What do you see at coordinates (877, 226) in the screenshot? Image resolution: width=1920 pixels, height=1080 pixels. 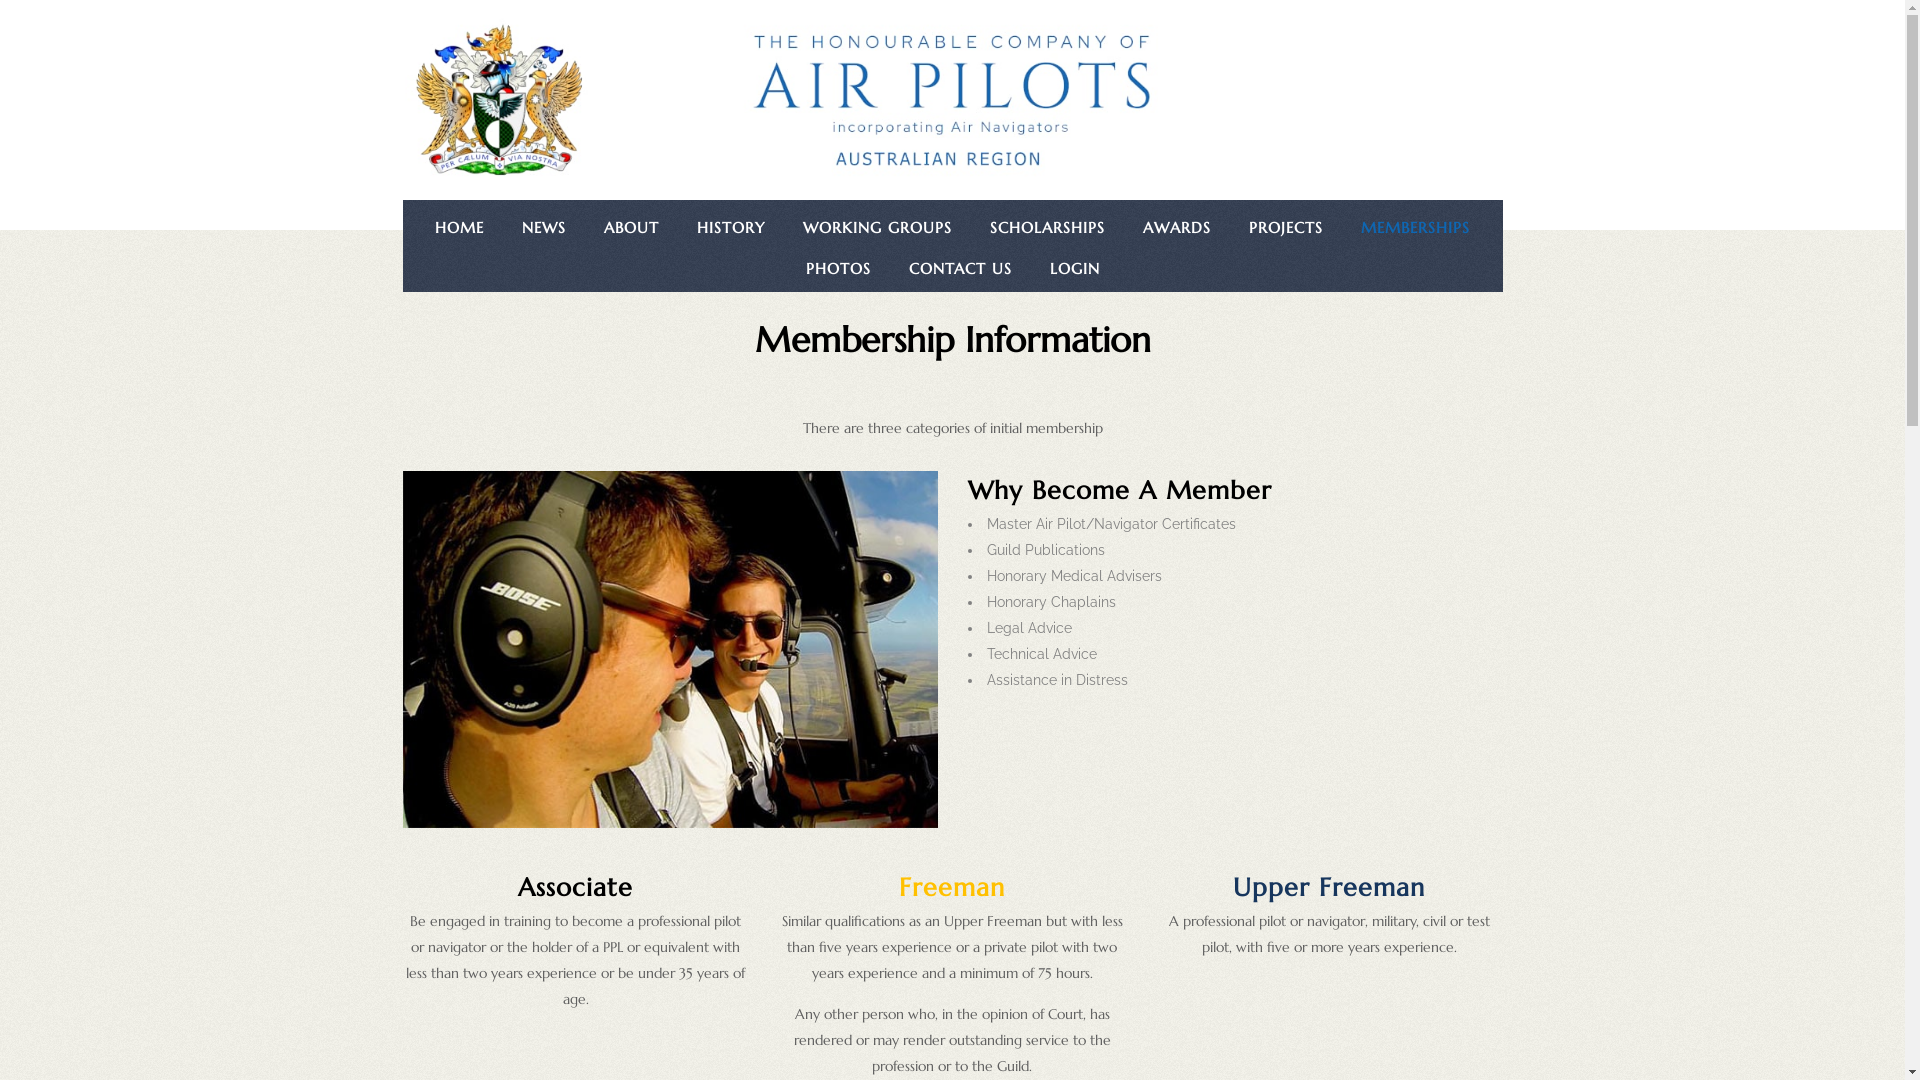 I see `'WORKING GROUPS'` at bounding box center [877, 226].